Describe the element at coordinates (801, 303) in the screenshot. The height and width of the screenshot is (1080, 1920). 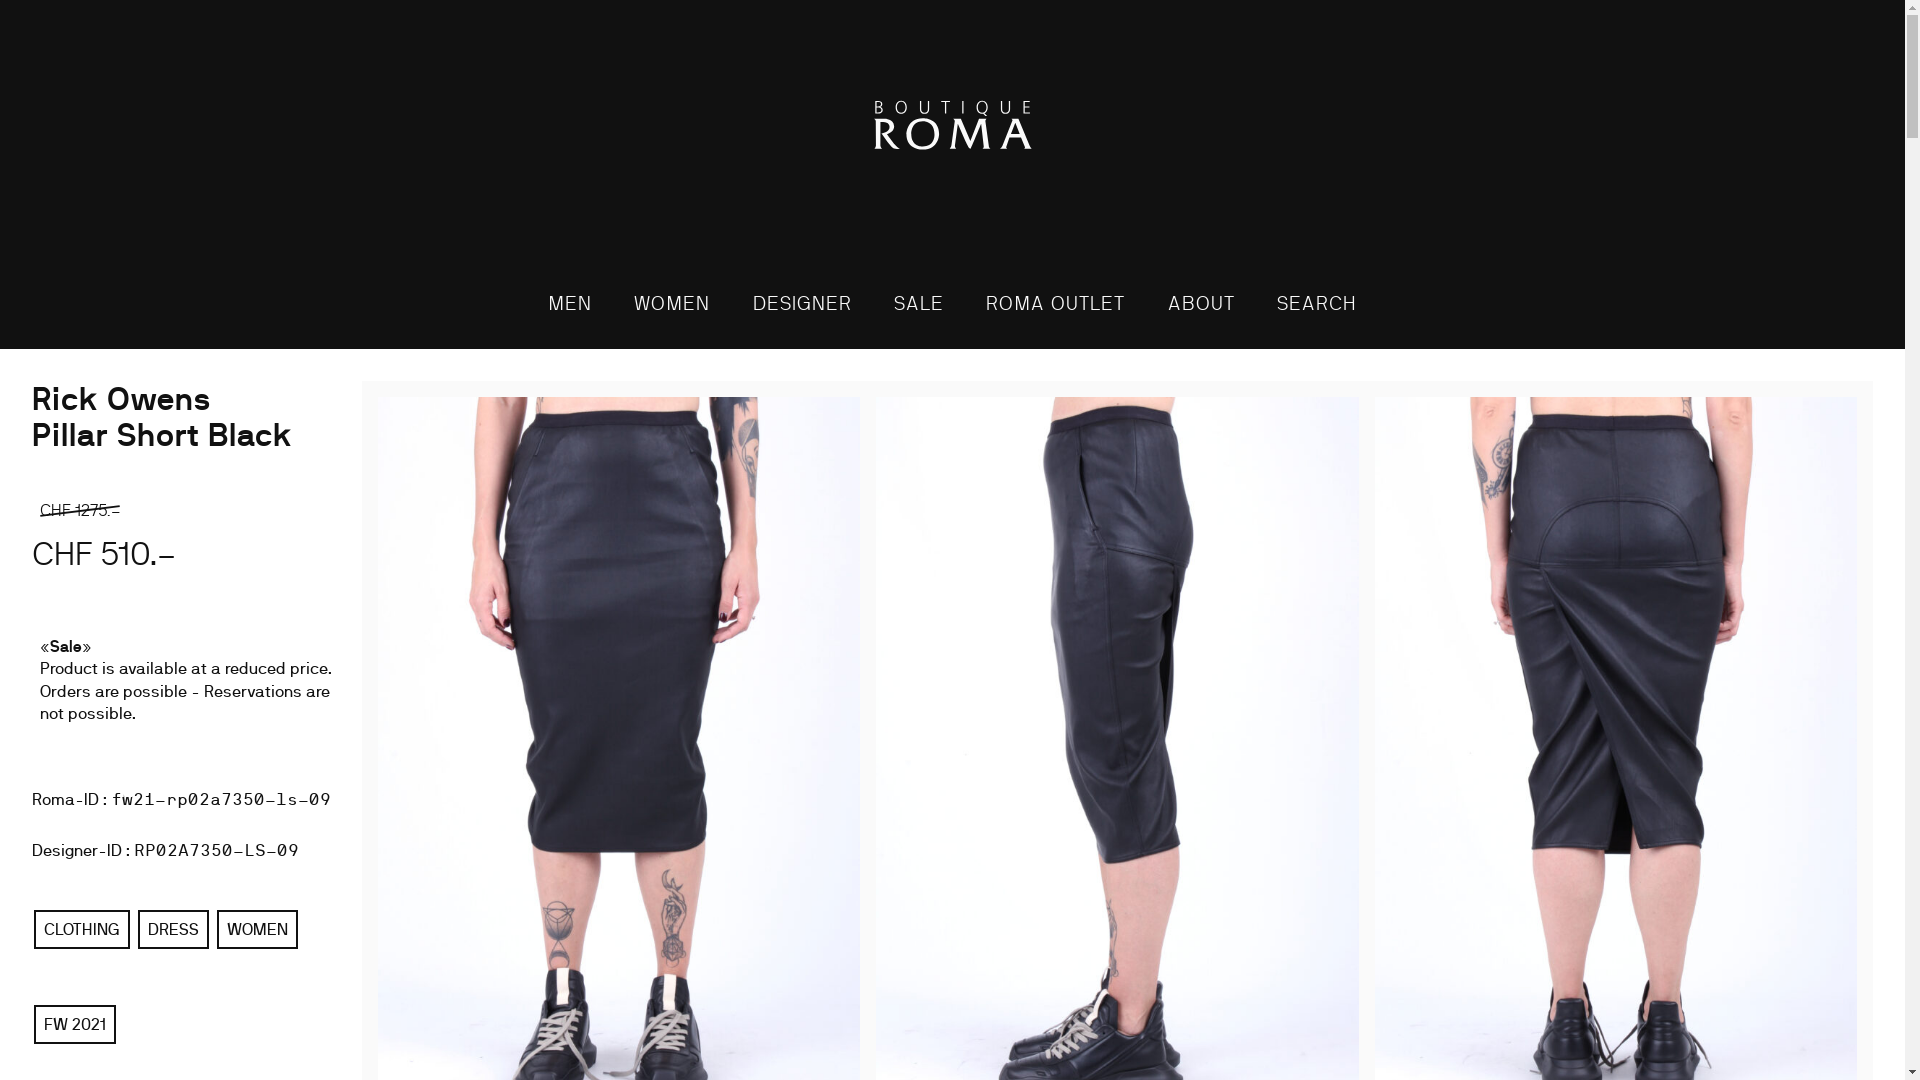
I see `'DESIGNER'` at that location.